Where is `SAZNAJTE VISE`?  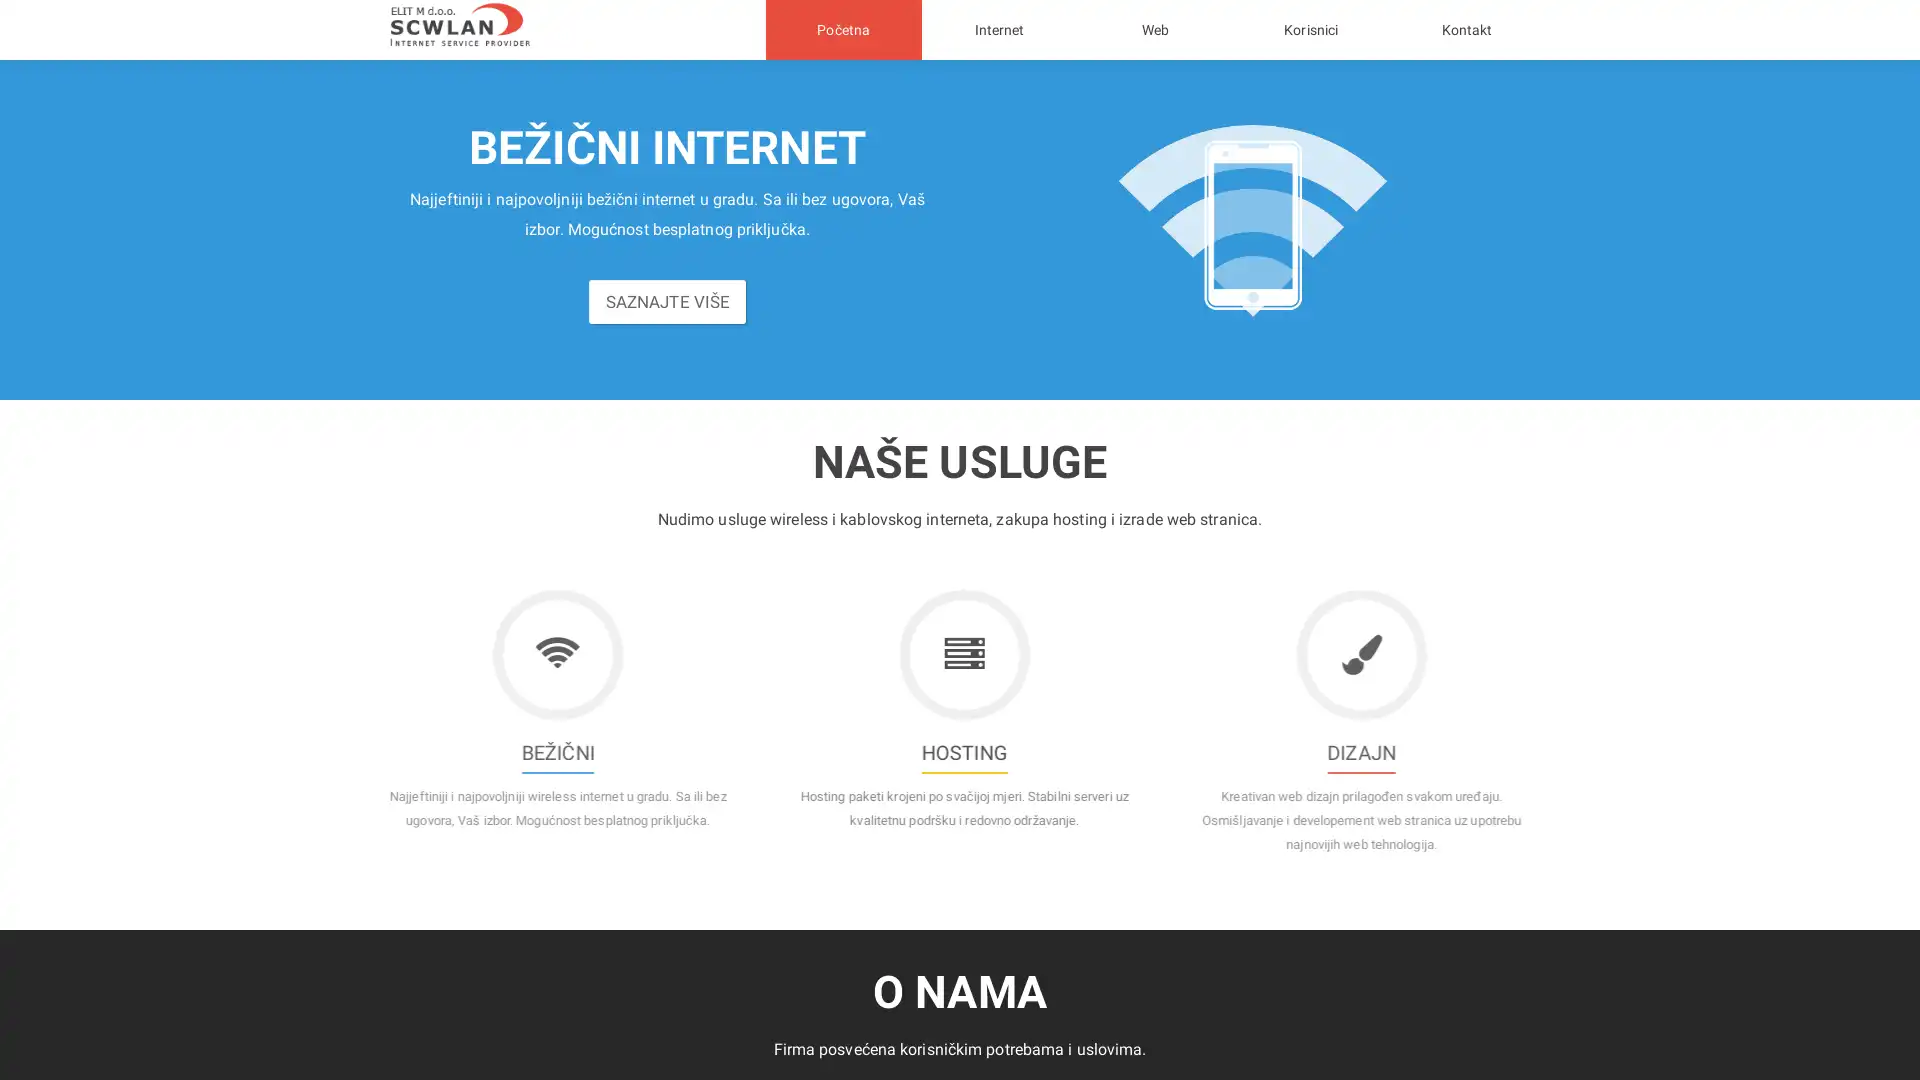 SAZNAJTE VISE is located at coordinates (667, 312).